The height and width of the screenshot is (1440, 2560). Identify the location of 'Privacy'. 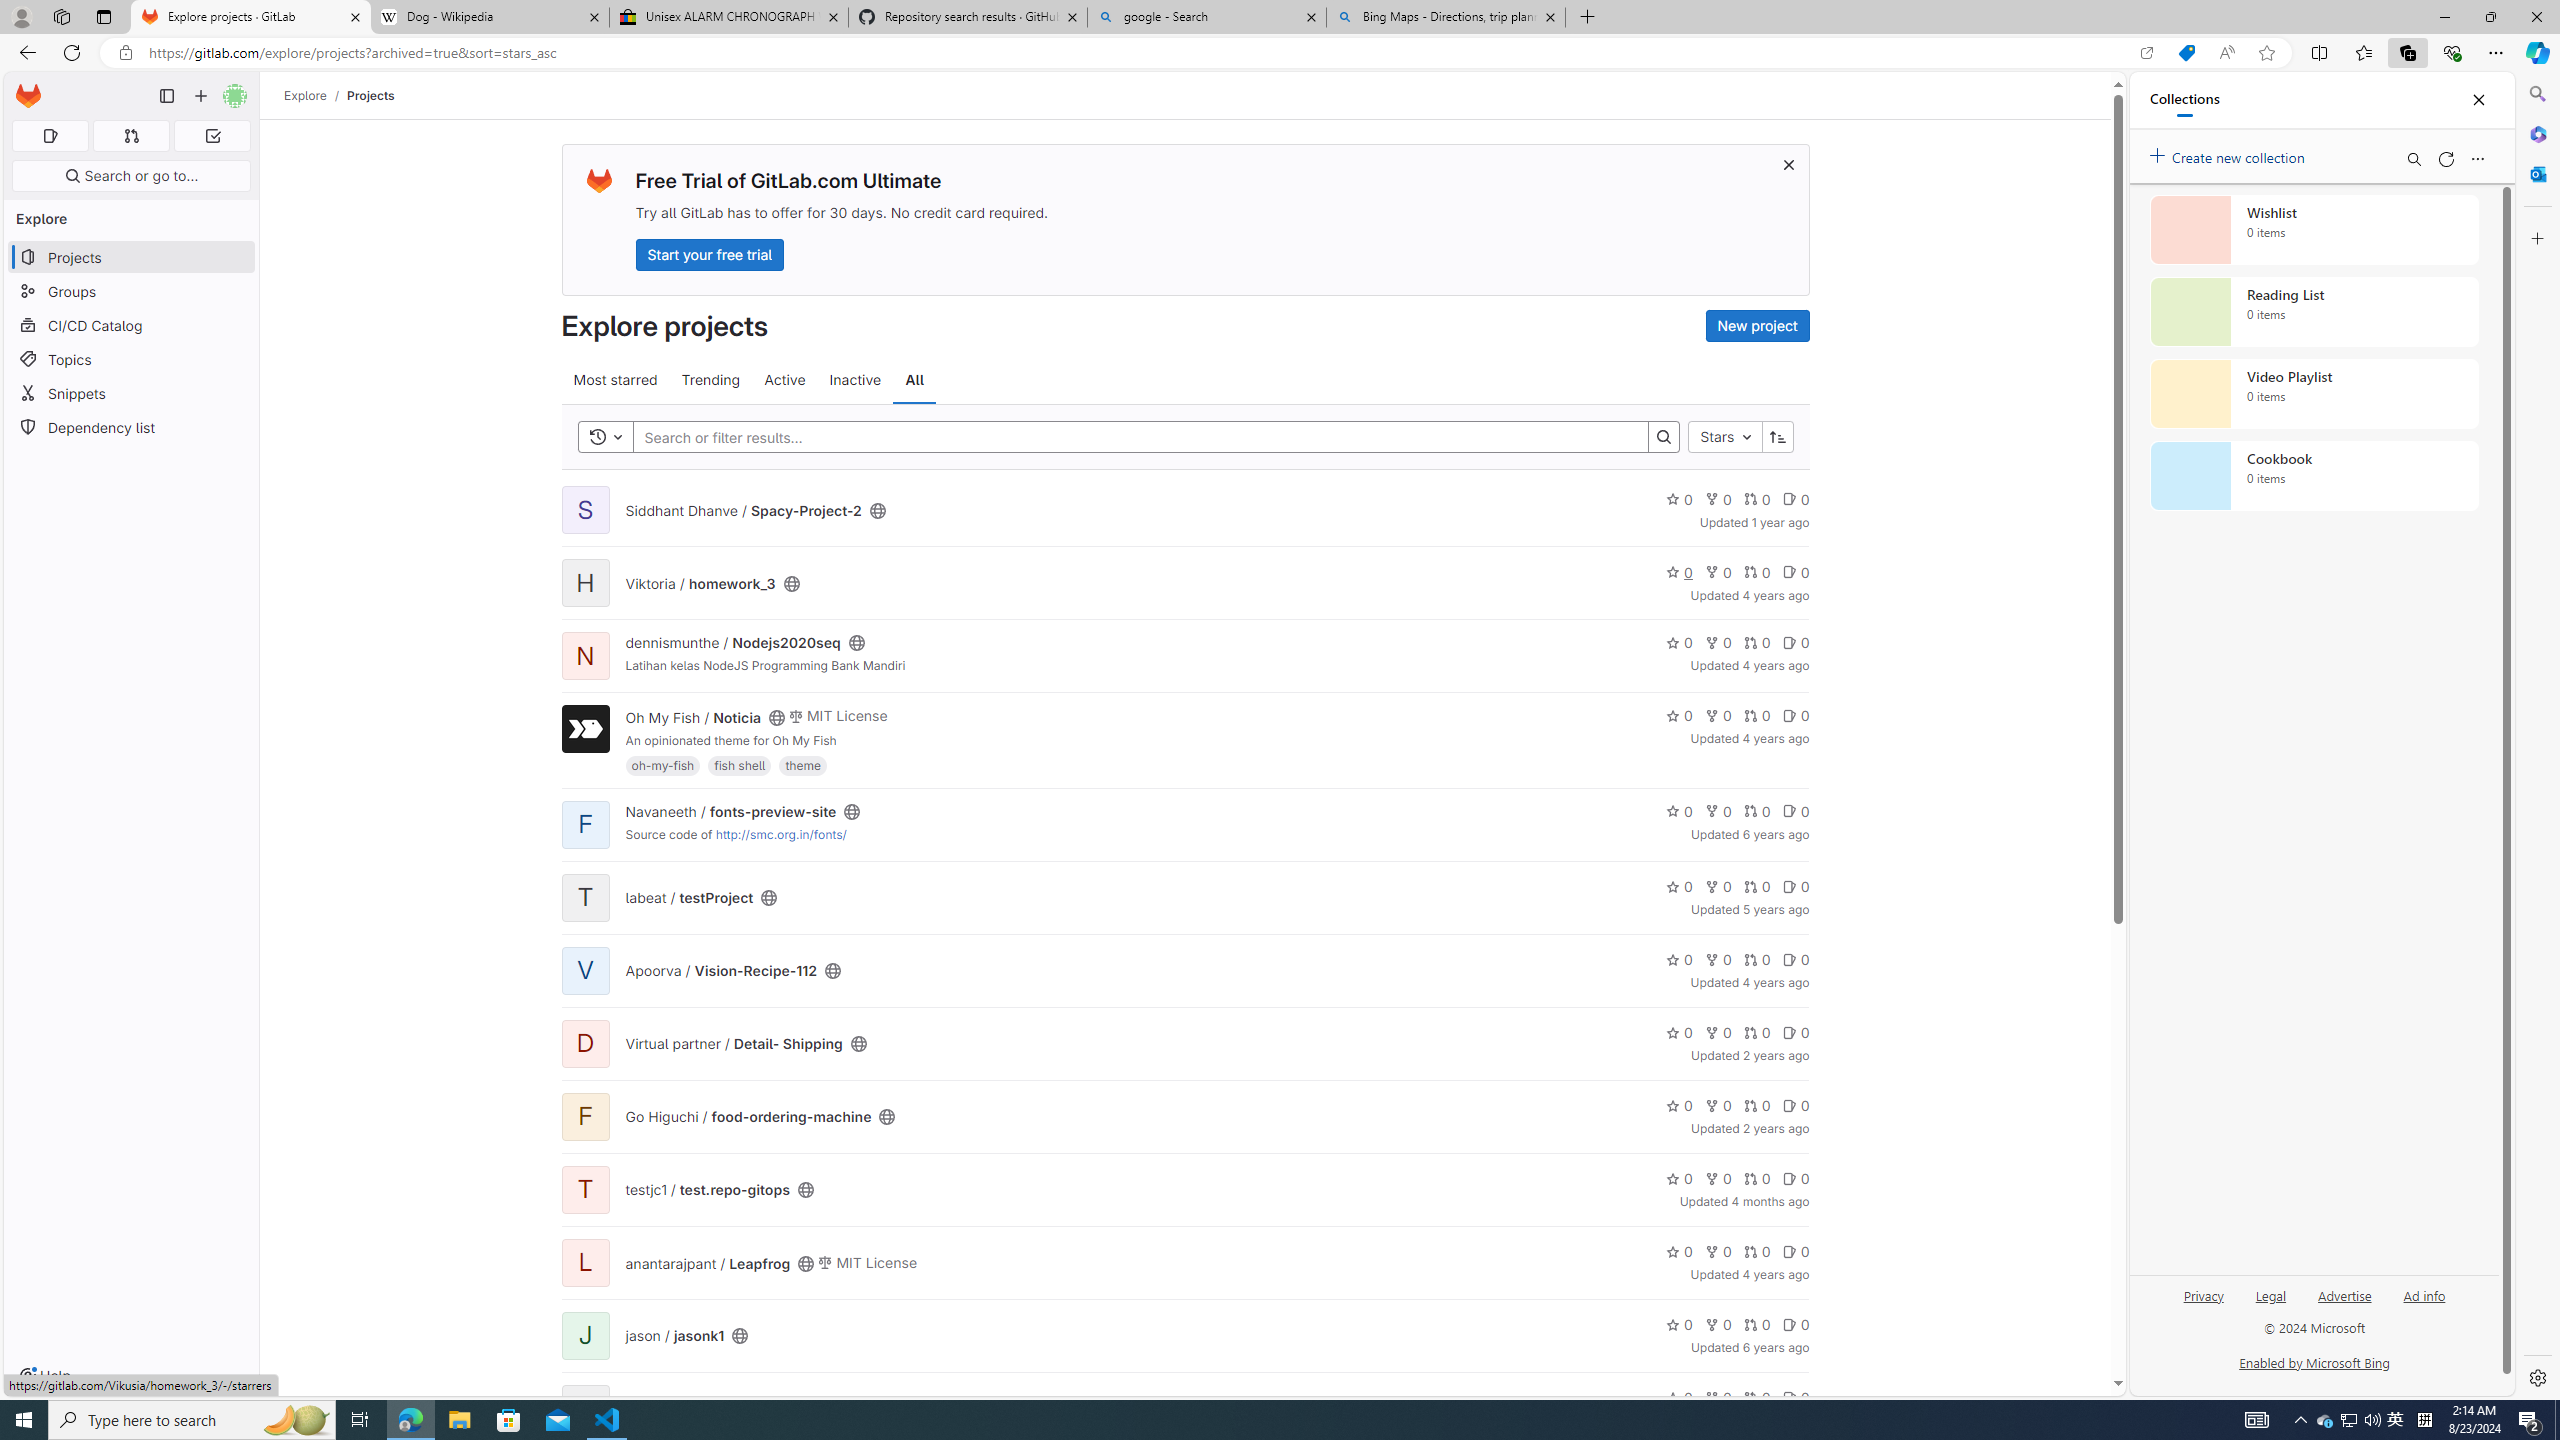
(2204, 1294).